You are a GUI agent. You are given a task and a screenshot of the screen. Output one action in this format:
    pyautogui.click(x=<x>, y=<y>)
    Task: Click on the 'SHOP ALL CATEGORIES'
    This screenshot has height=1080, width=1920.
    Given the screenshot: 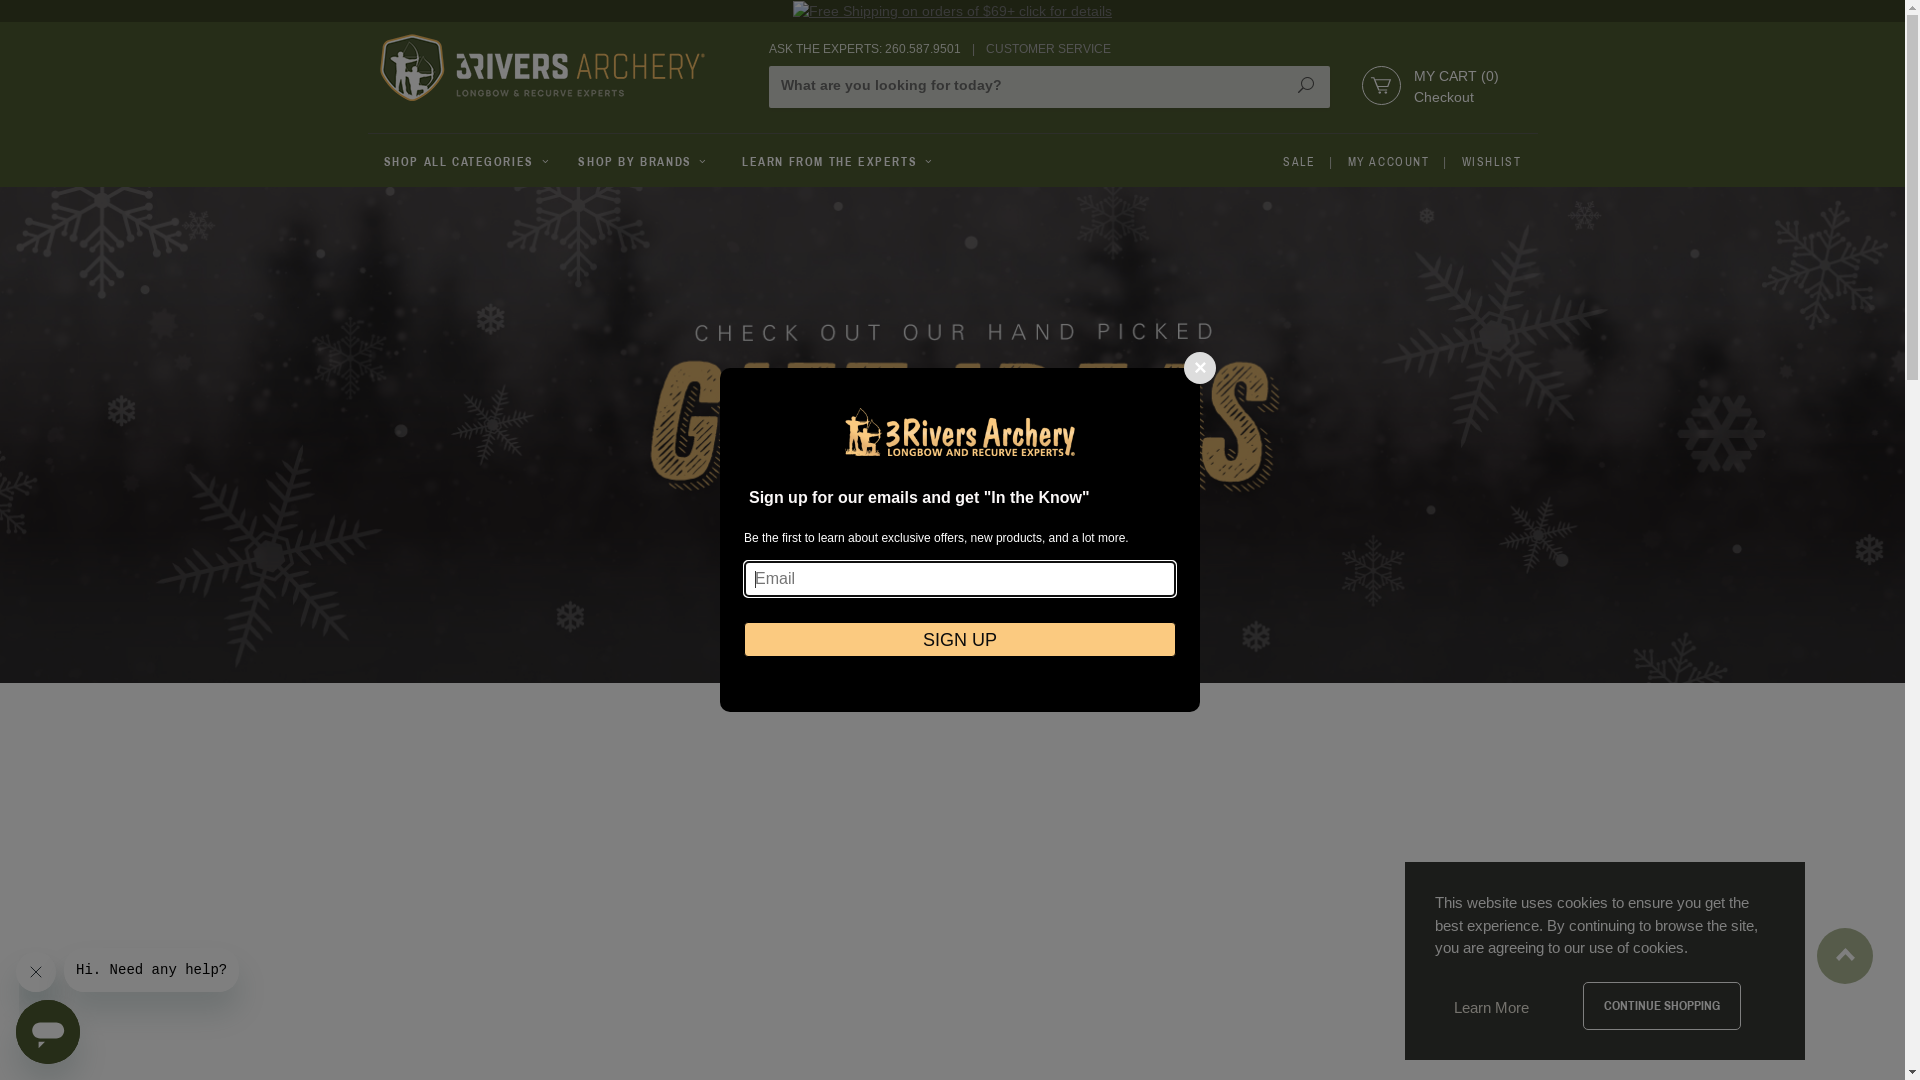 What is the action you would take?
    pyautogui.click(x=464, y=161)
    